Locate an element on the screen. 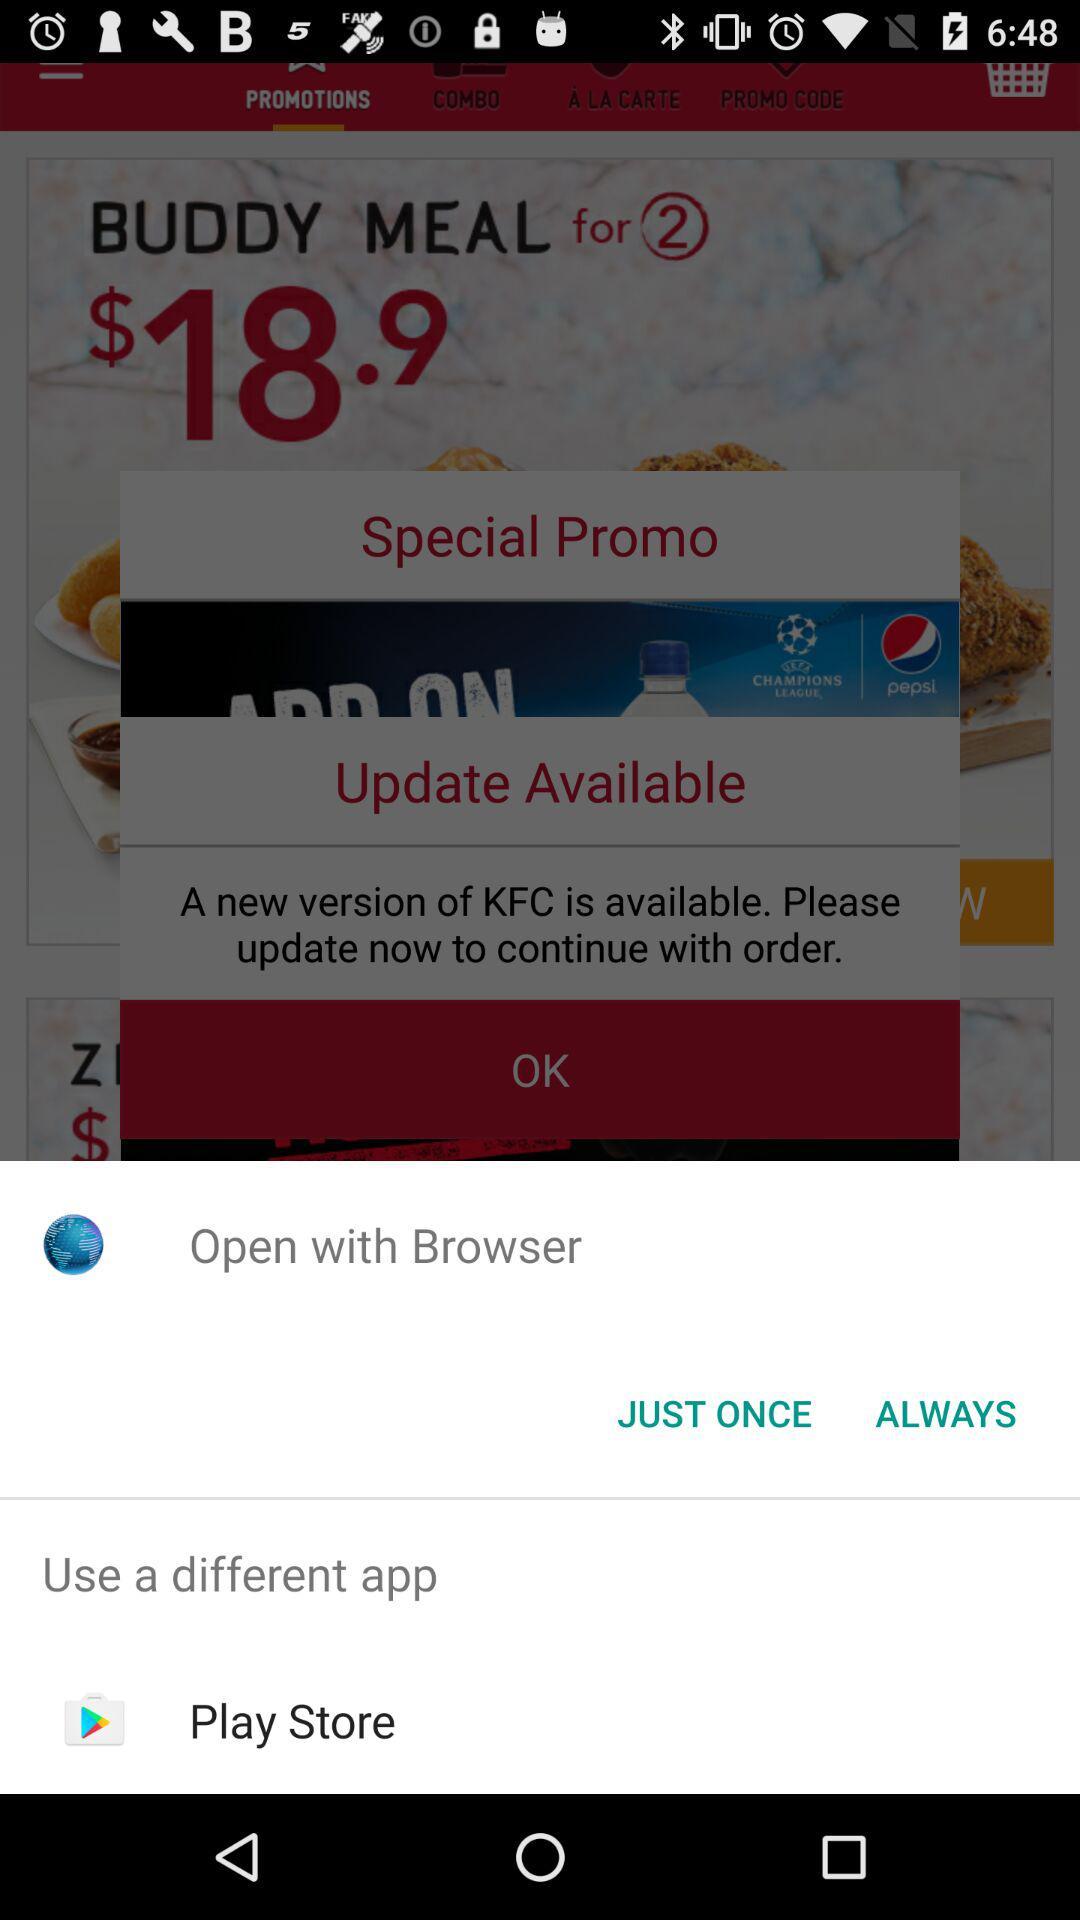  the play store item is located at coordinates (292, 1719).